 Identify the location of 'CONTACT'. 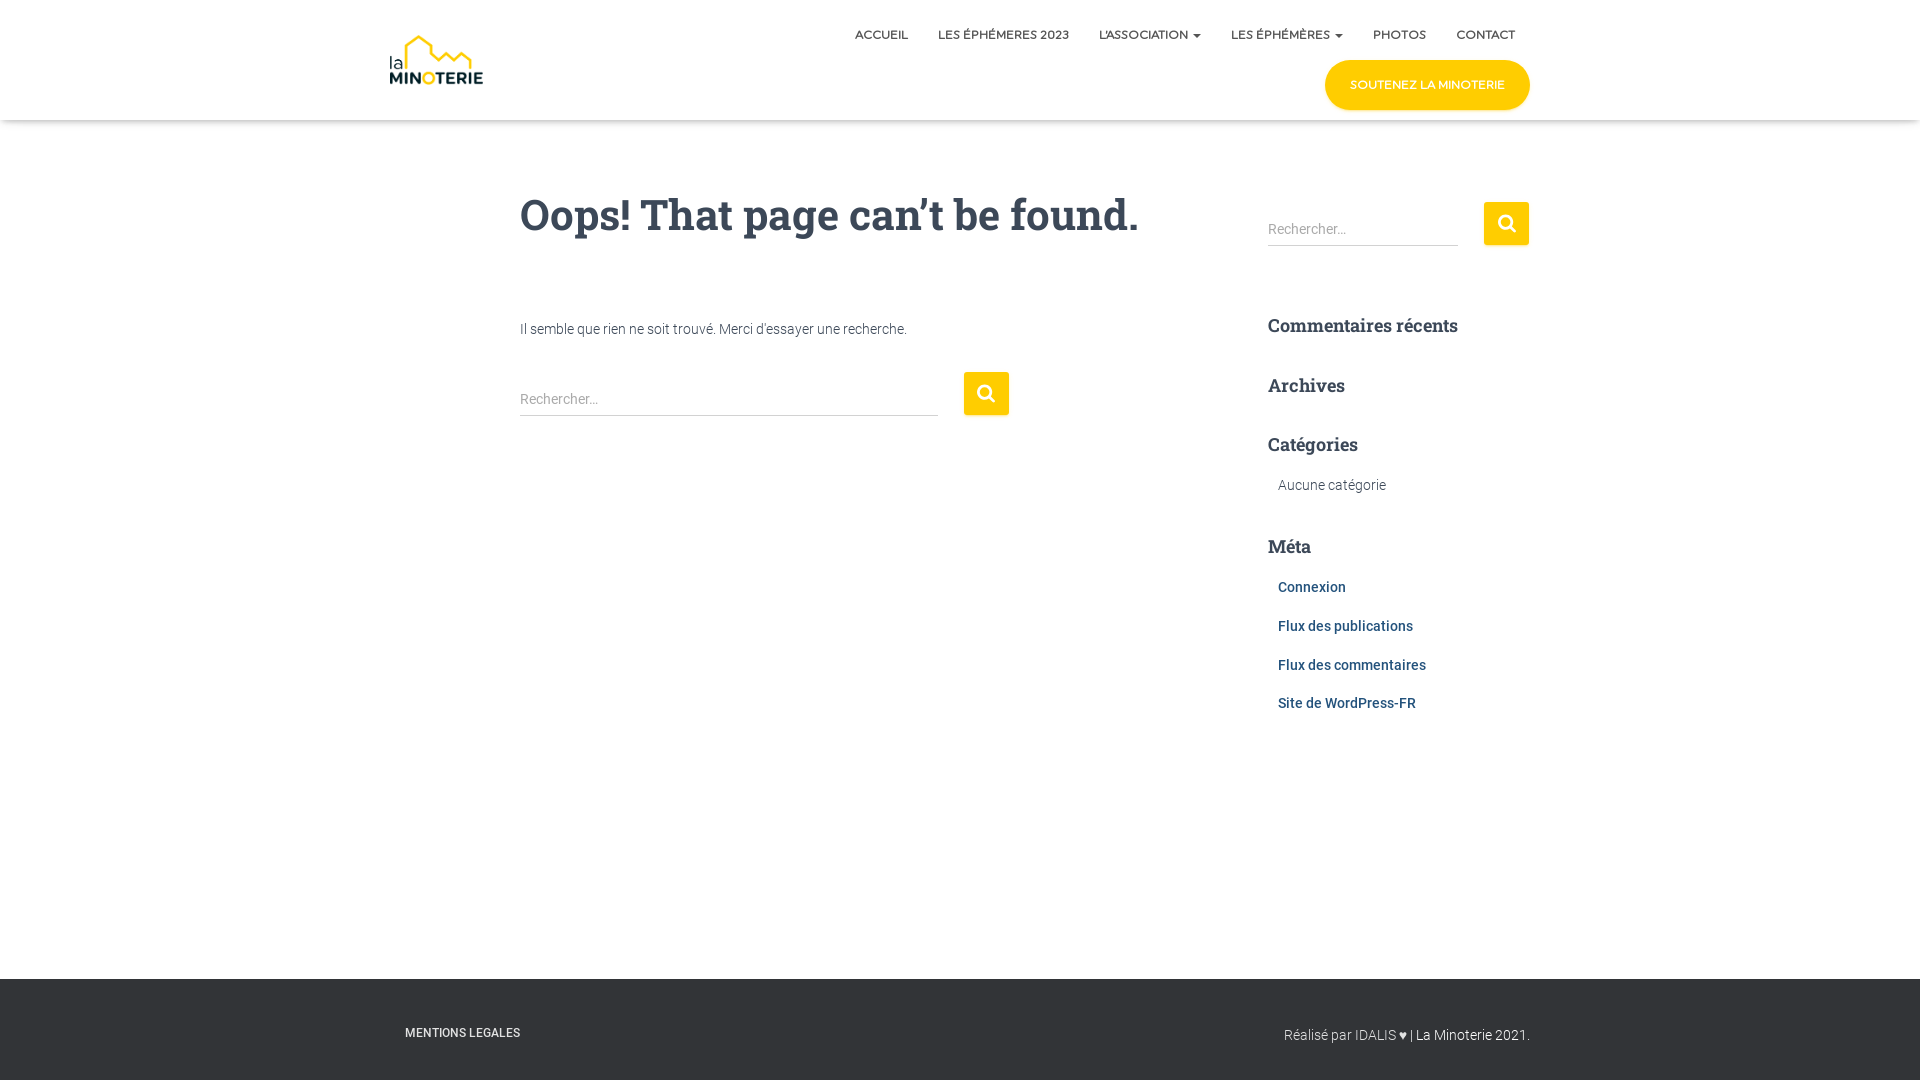
(1440, 34).